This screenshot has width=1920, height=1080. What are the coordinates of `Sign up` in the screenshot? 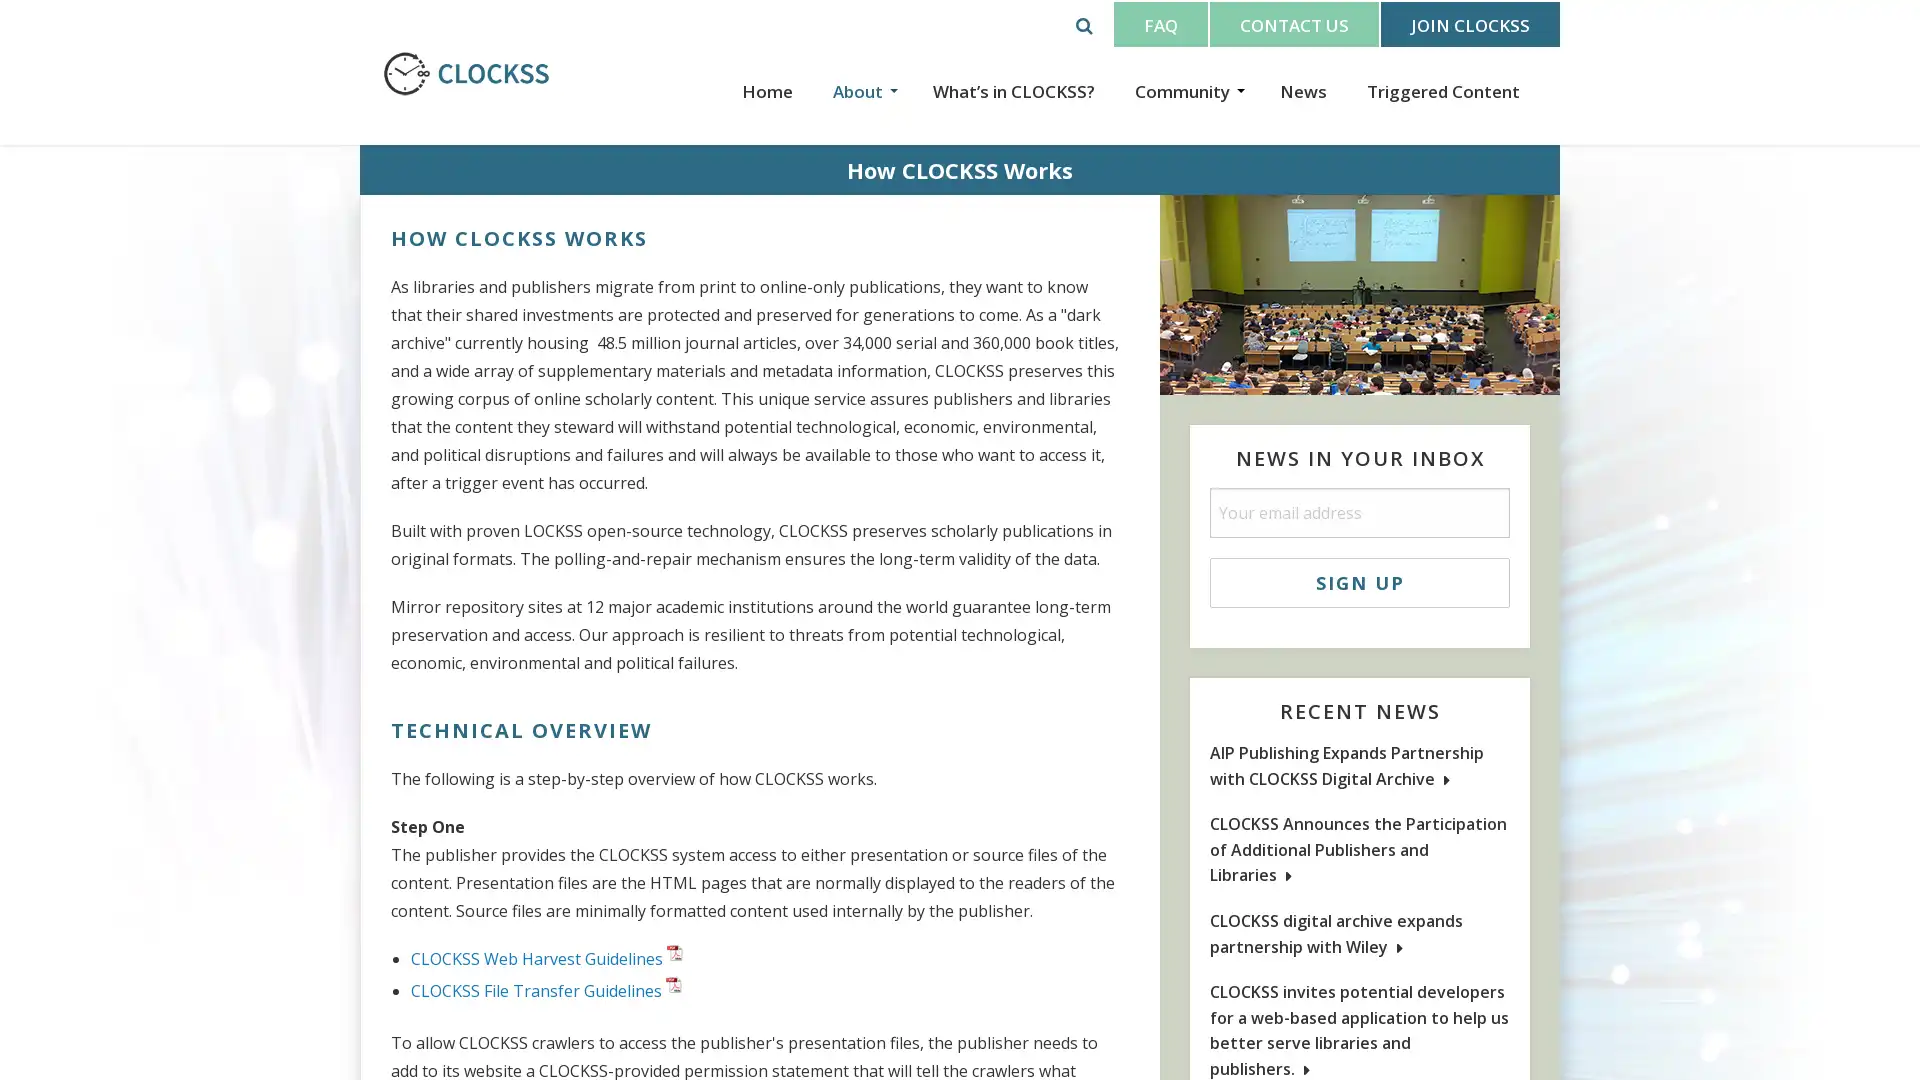 It's located at (1359, 582).